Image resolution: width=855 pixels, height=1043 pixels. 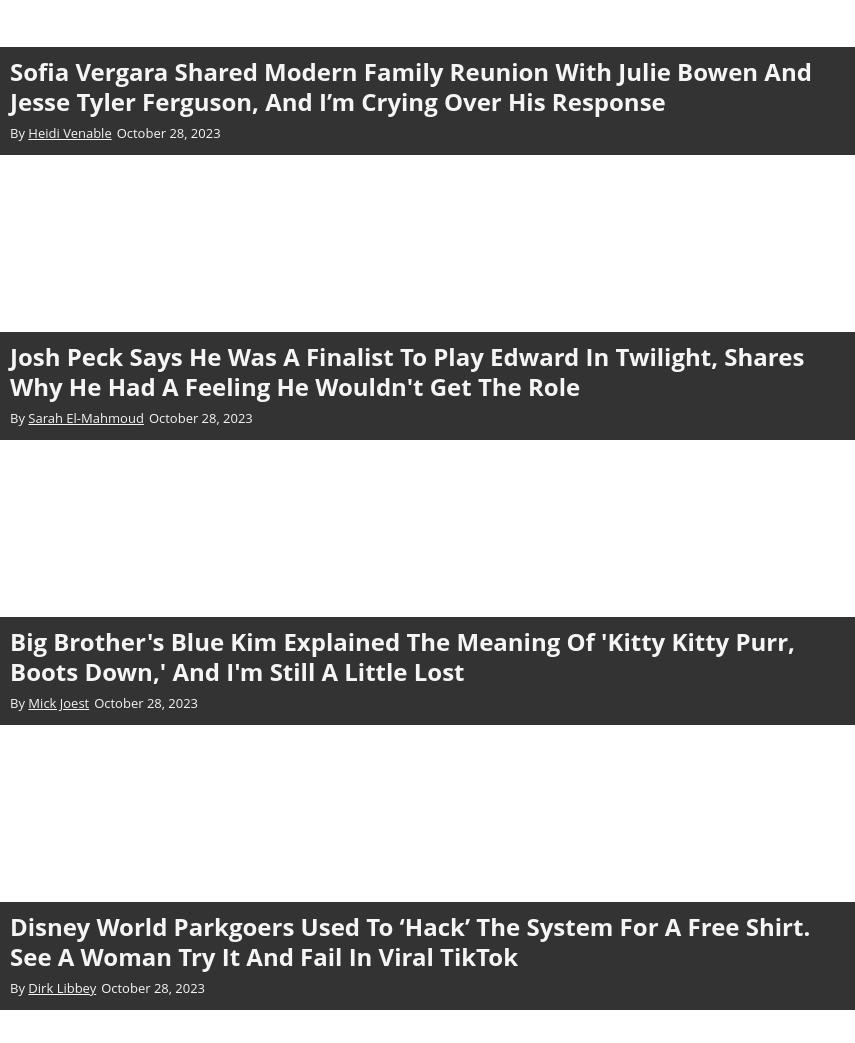 I want to click on 'Dirk Libbey', so click(x=60, y=988).